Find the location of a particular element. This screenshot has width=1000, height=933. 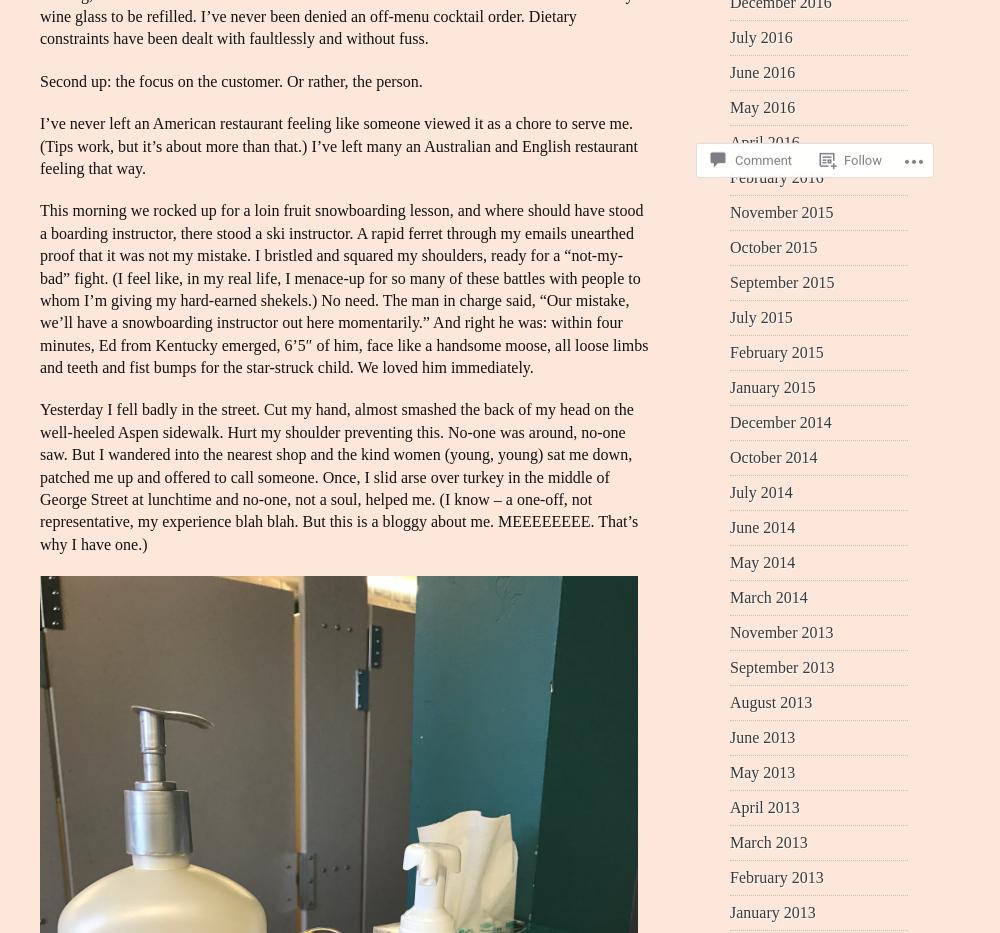

'September 2015' is located at coordinates (782, 281).